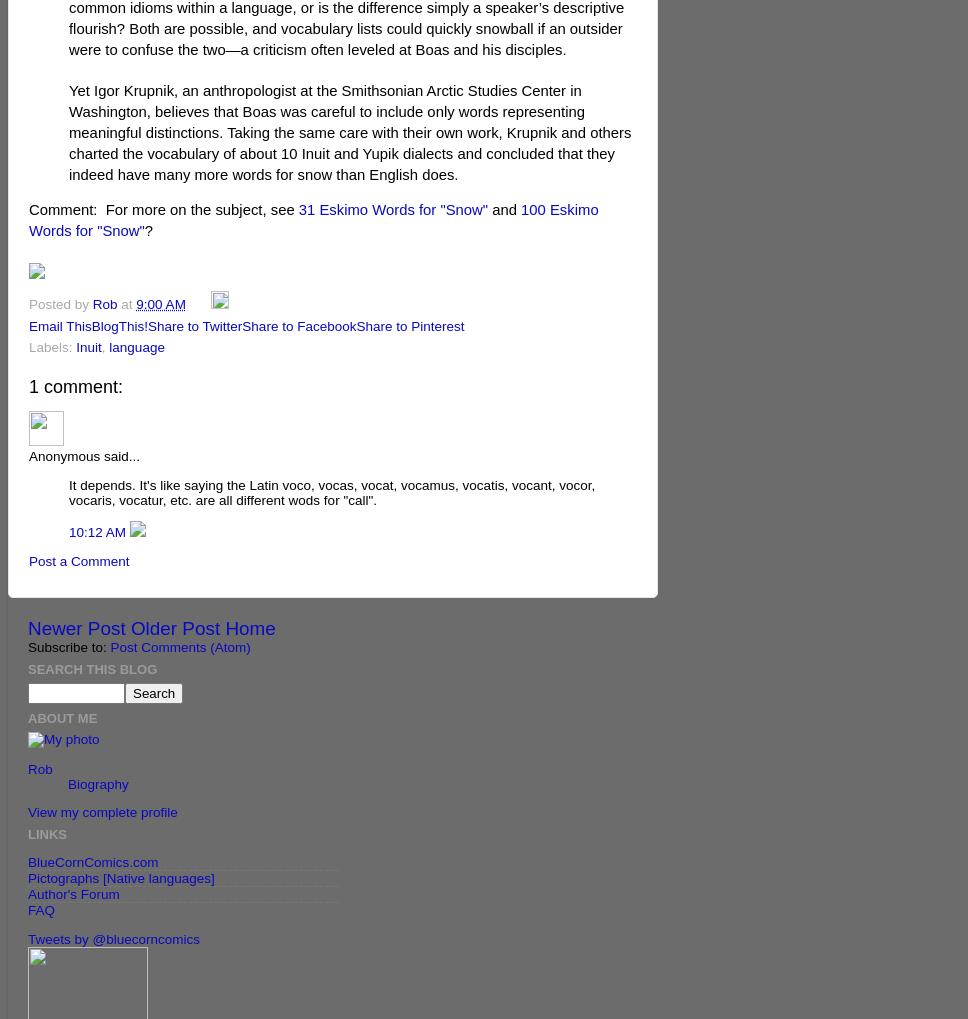  I want to click on 'Share to Twitter', so click(147, 325).